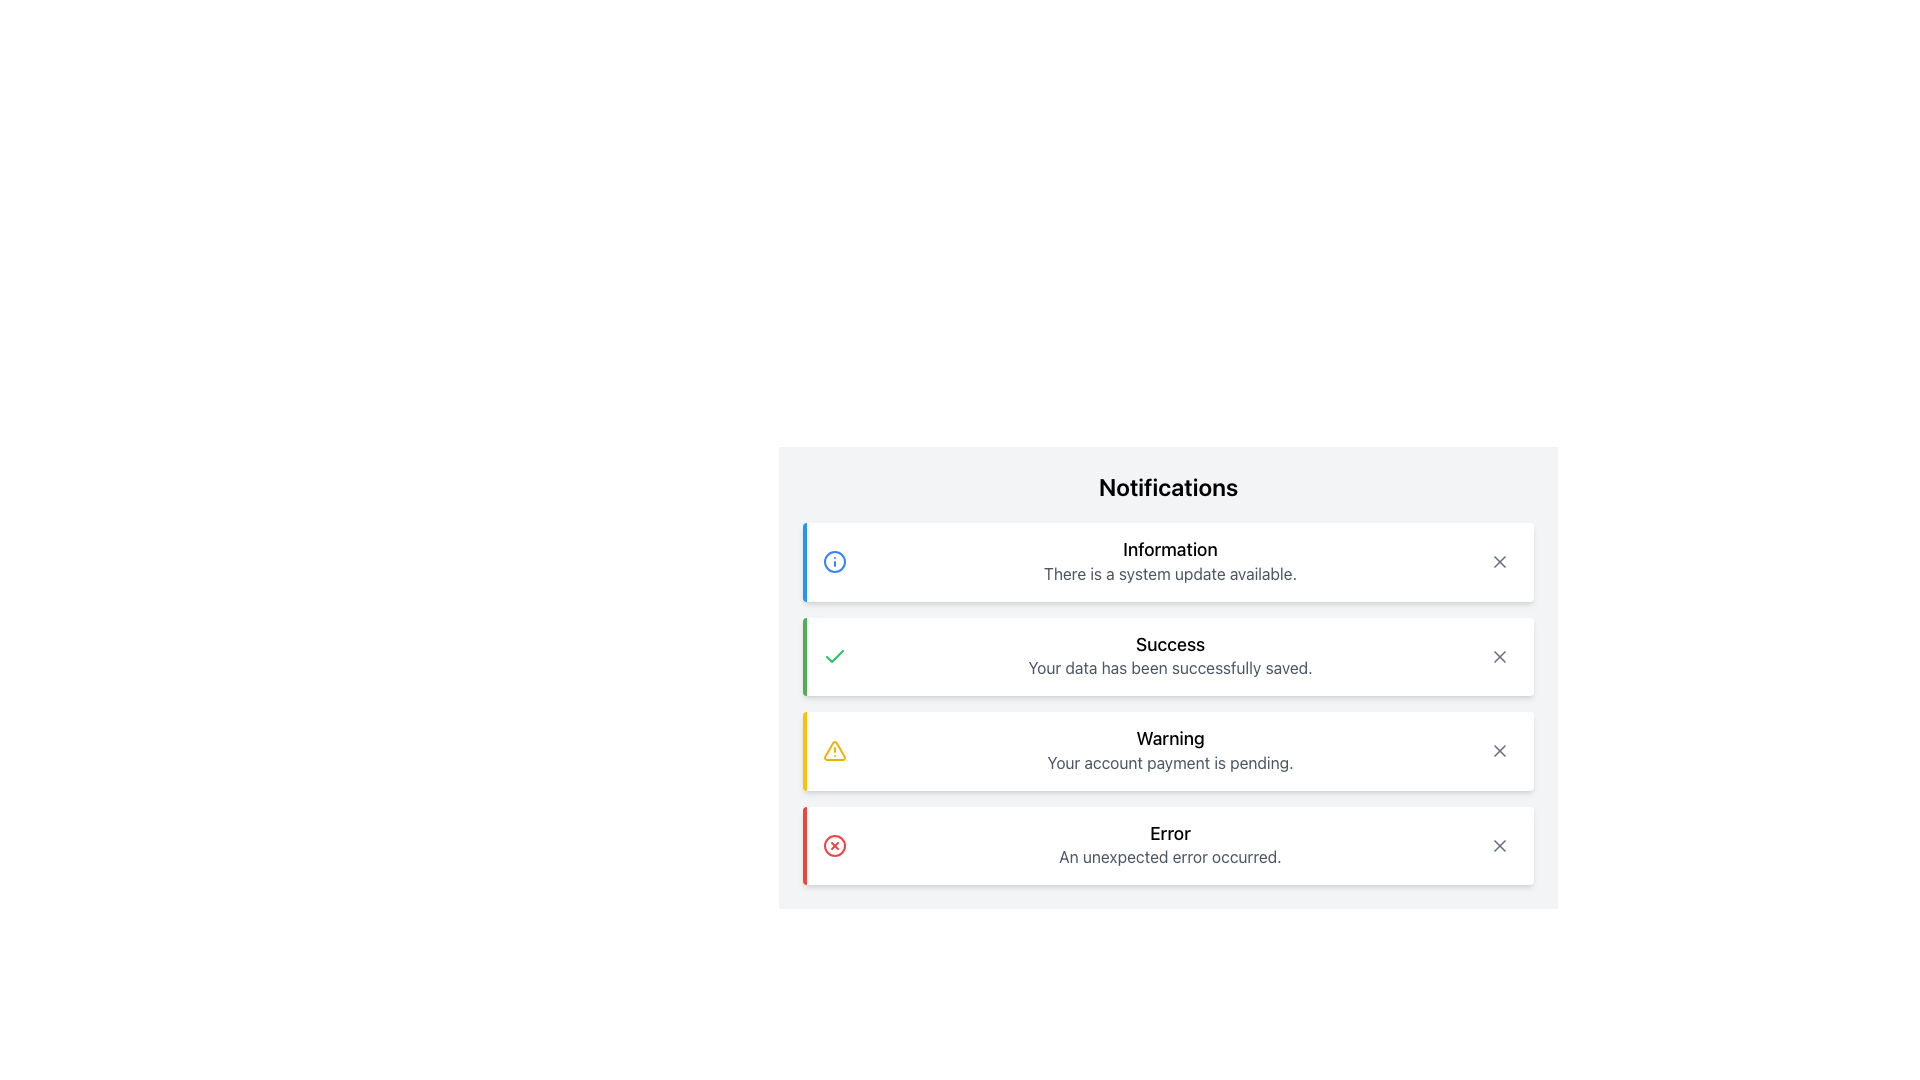 Image resolution: width=1920 pixels, height=1080 pixels. Describe the element at coordinates (1499, 751) in the screenshot. I see `the close icon in the top-right corner of the 'Warning' notification box` at that location.